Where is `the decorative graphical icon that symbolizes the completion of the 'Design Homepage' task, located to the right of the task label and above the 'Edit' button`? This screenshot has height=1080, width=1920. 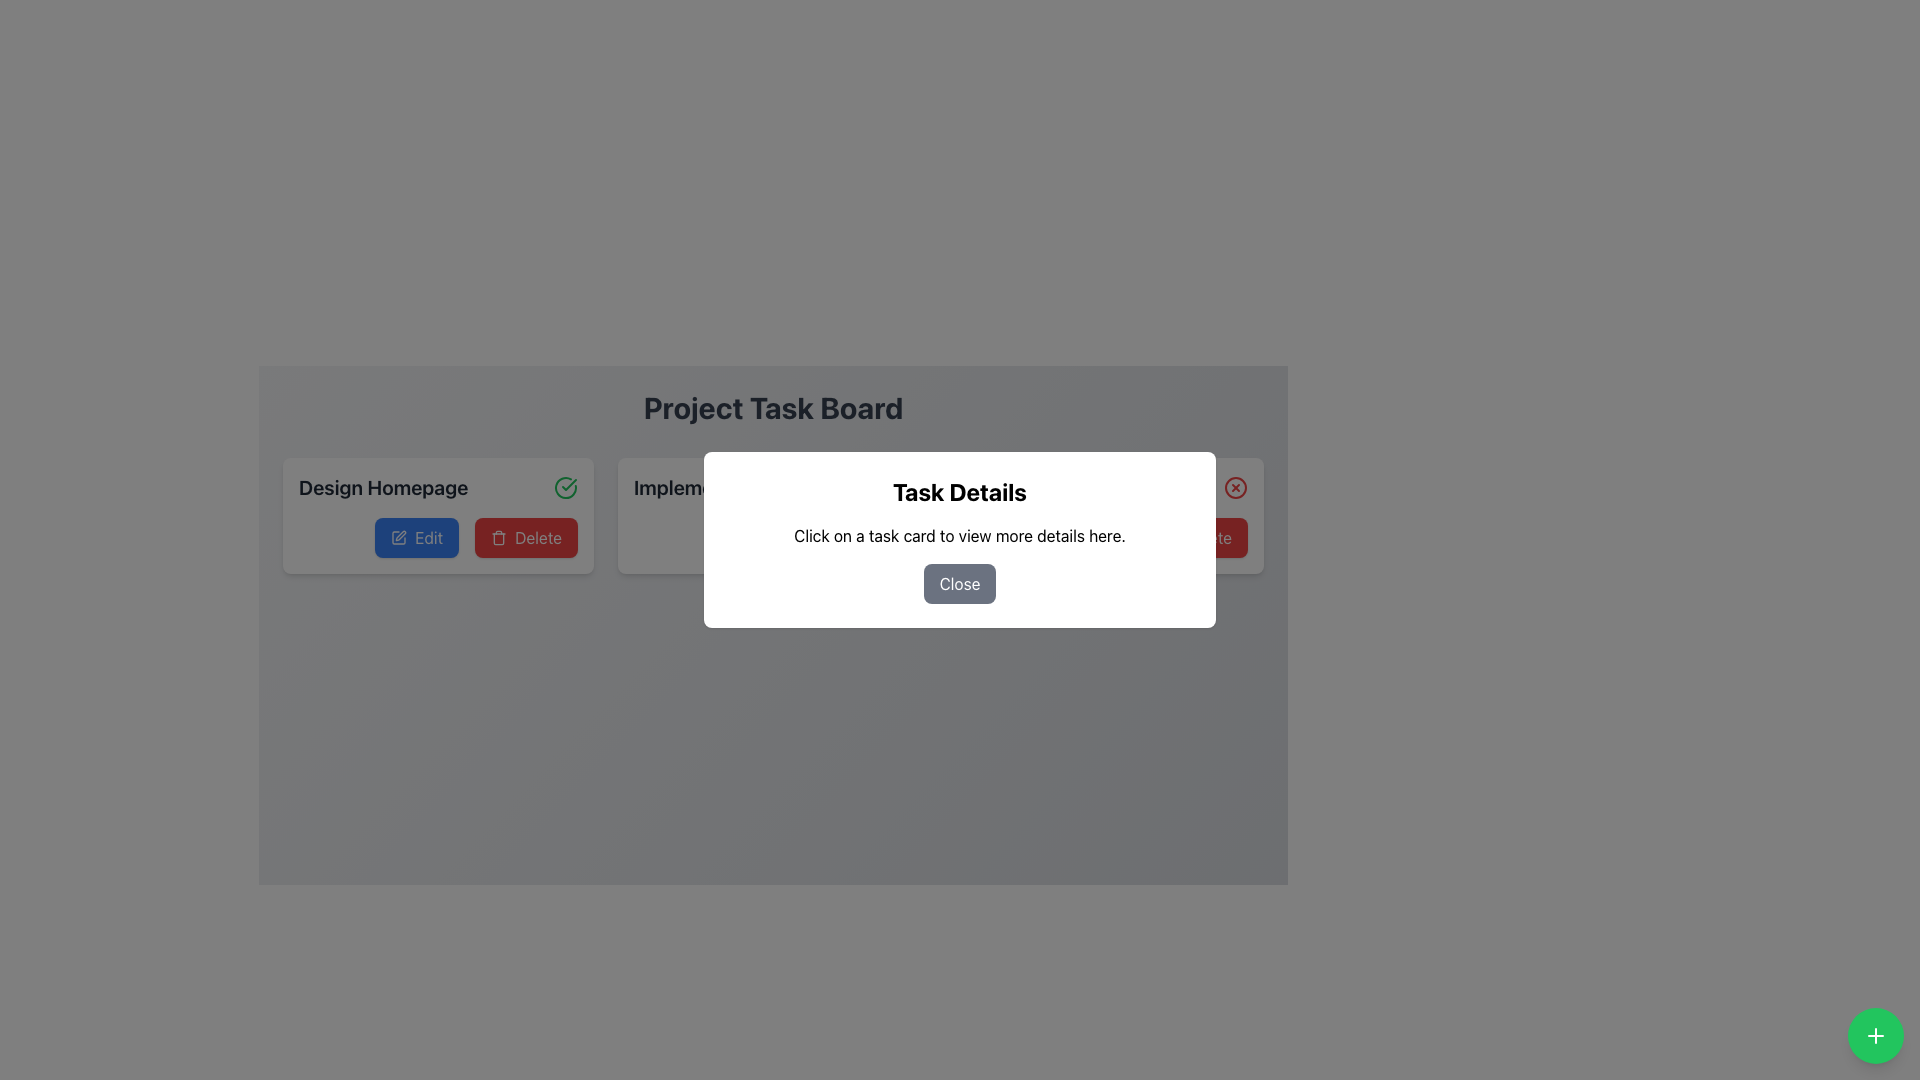
the decorative graphical icon that symbolizes the completion of the 'Design Homepage' task, located to the right of the task label and above the 'Edit' button is located at coordinates (565, 488).